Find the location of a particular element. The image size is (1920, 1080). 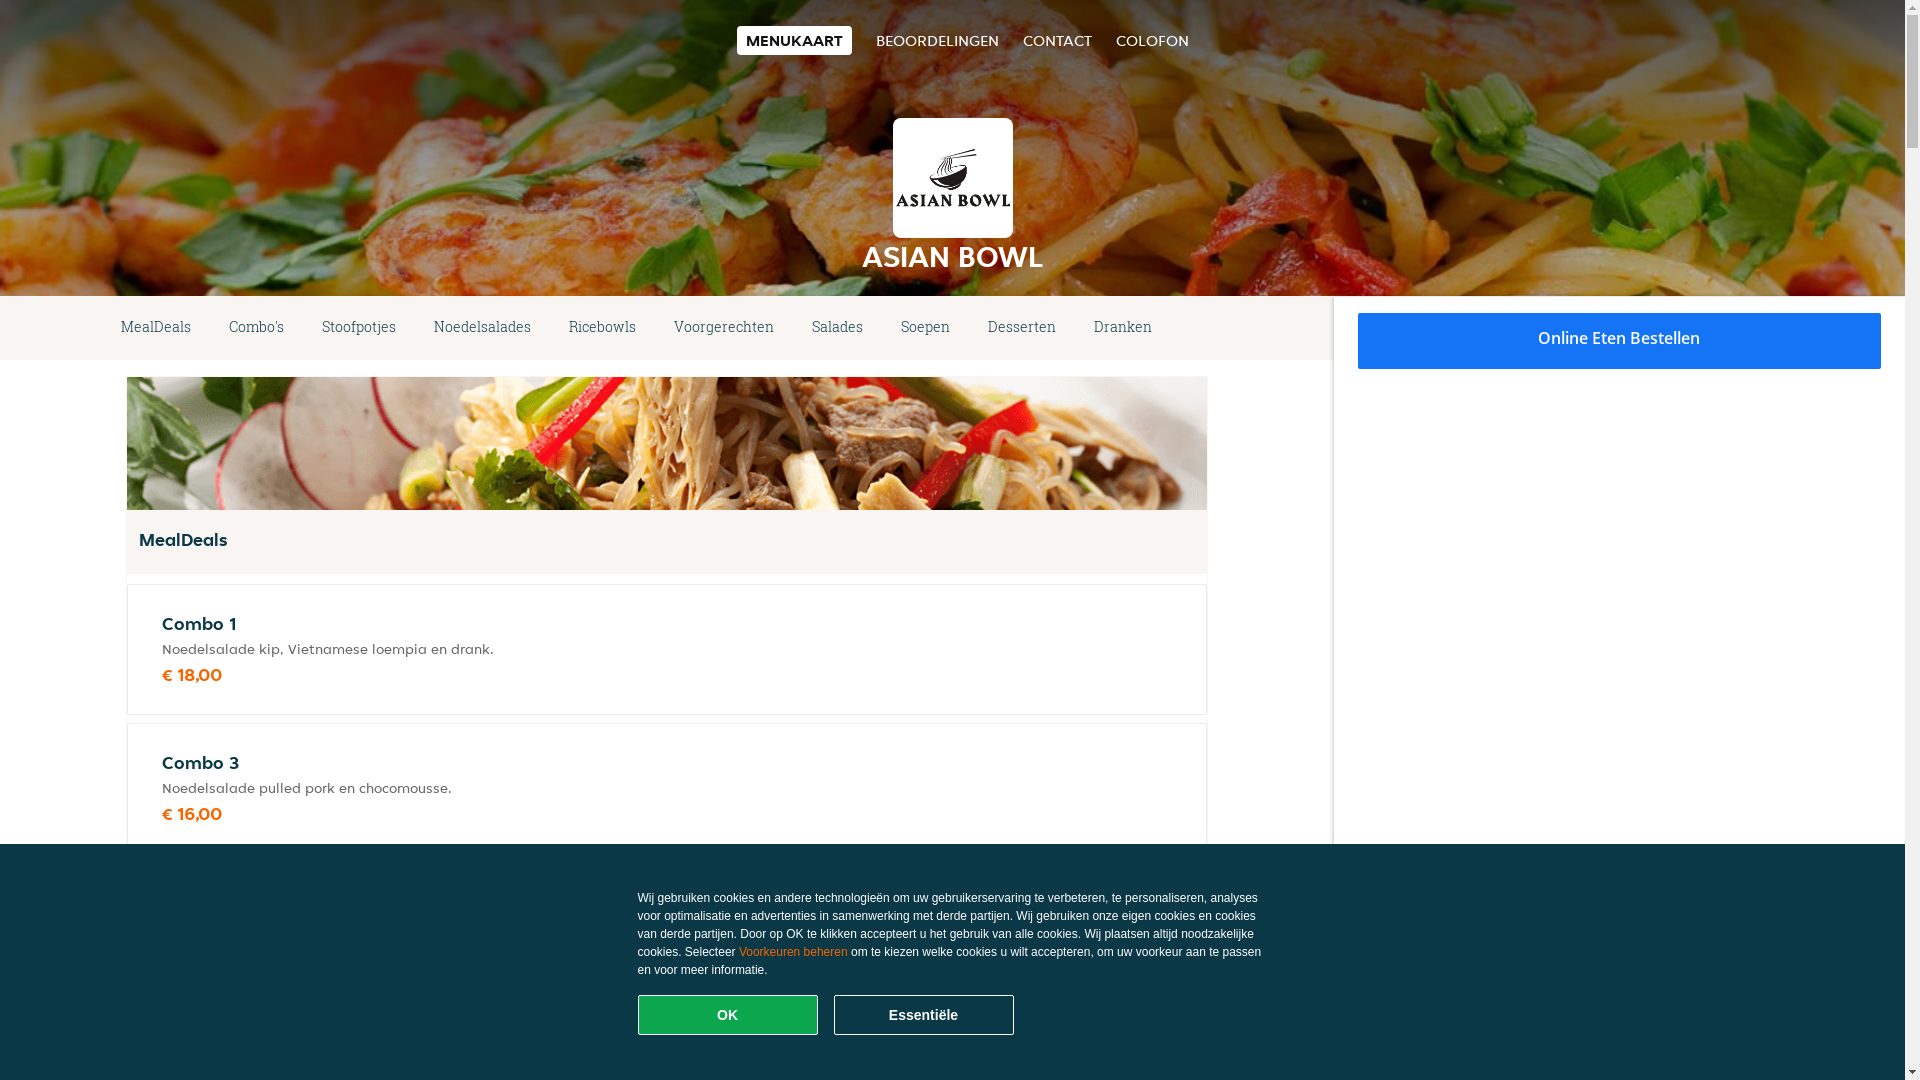

'CONTACT' is located at coordinates (1055, 40).